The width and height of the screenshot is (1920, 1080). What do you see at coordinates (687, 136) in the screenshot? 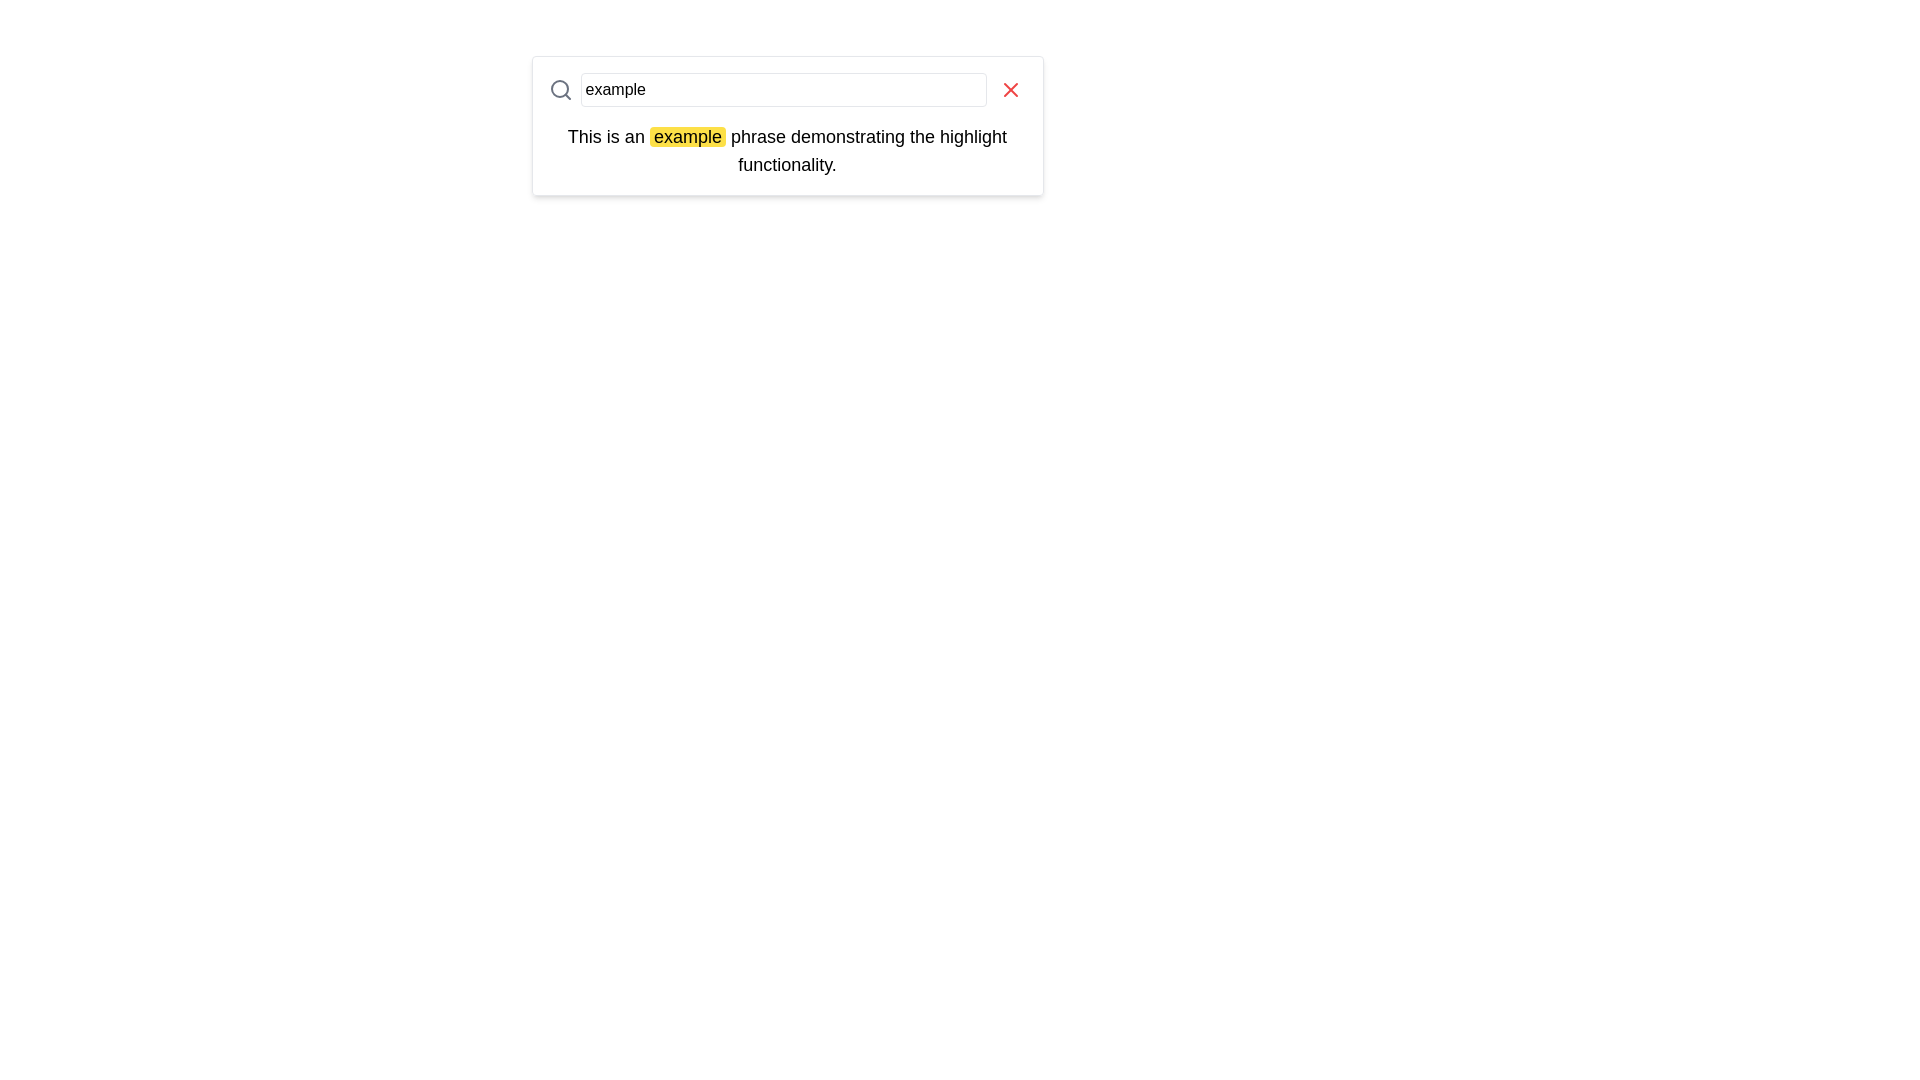
I see `the highlighted text 'example'` at bounding box center [687, 136].